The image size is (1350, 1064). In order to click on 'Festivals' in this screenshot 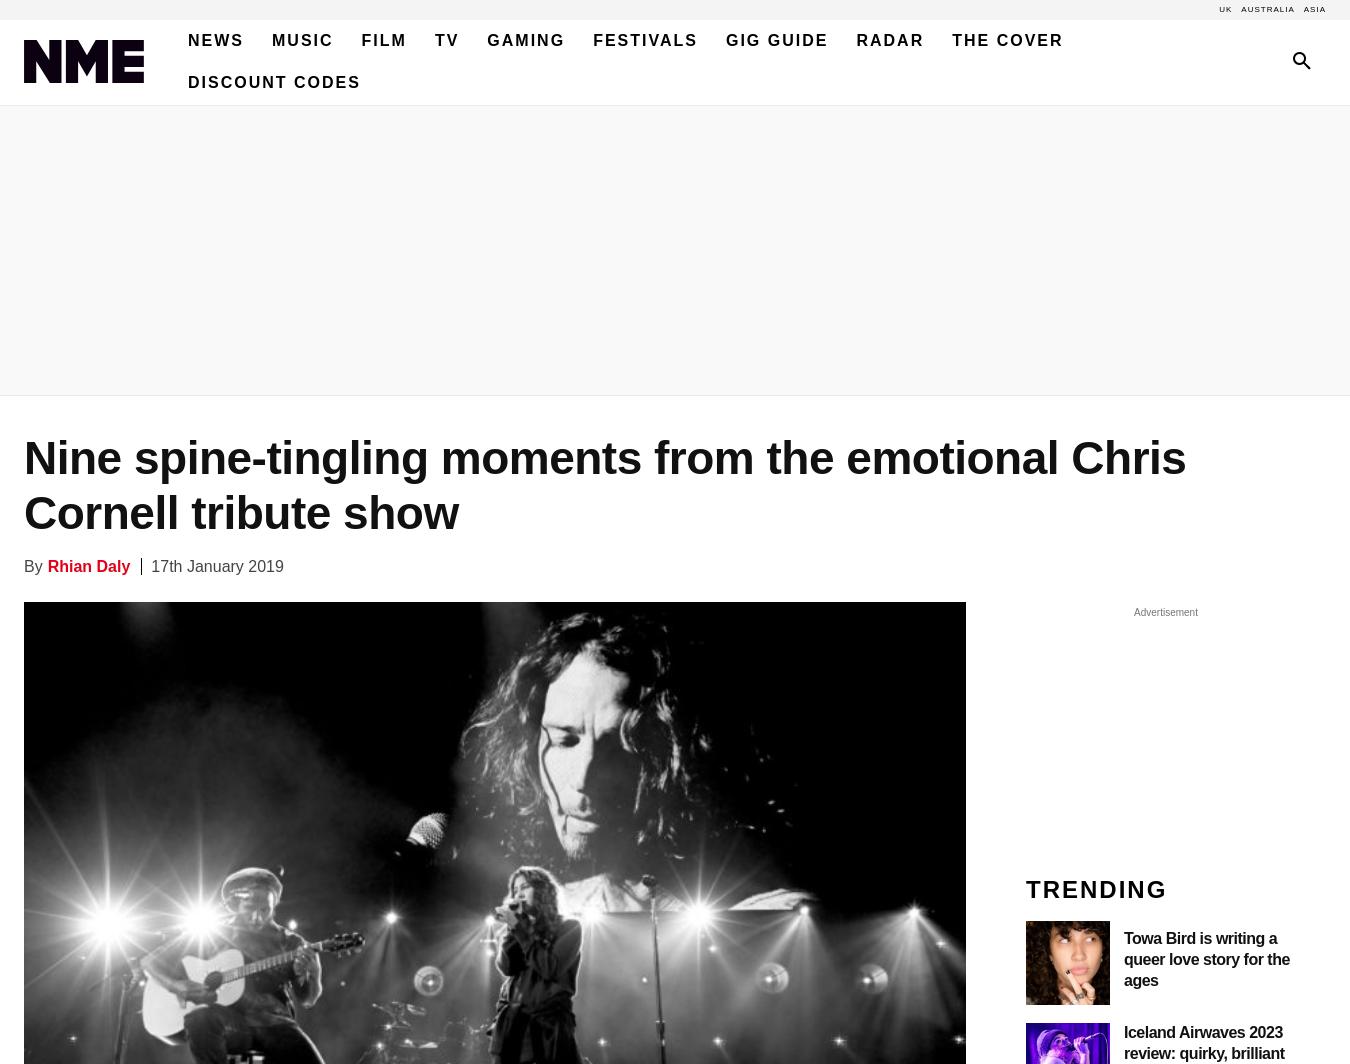, I will do `click(593, 40)`.